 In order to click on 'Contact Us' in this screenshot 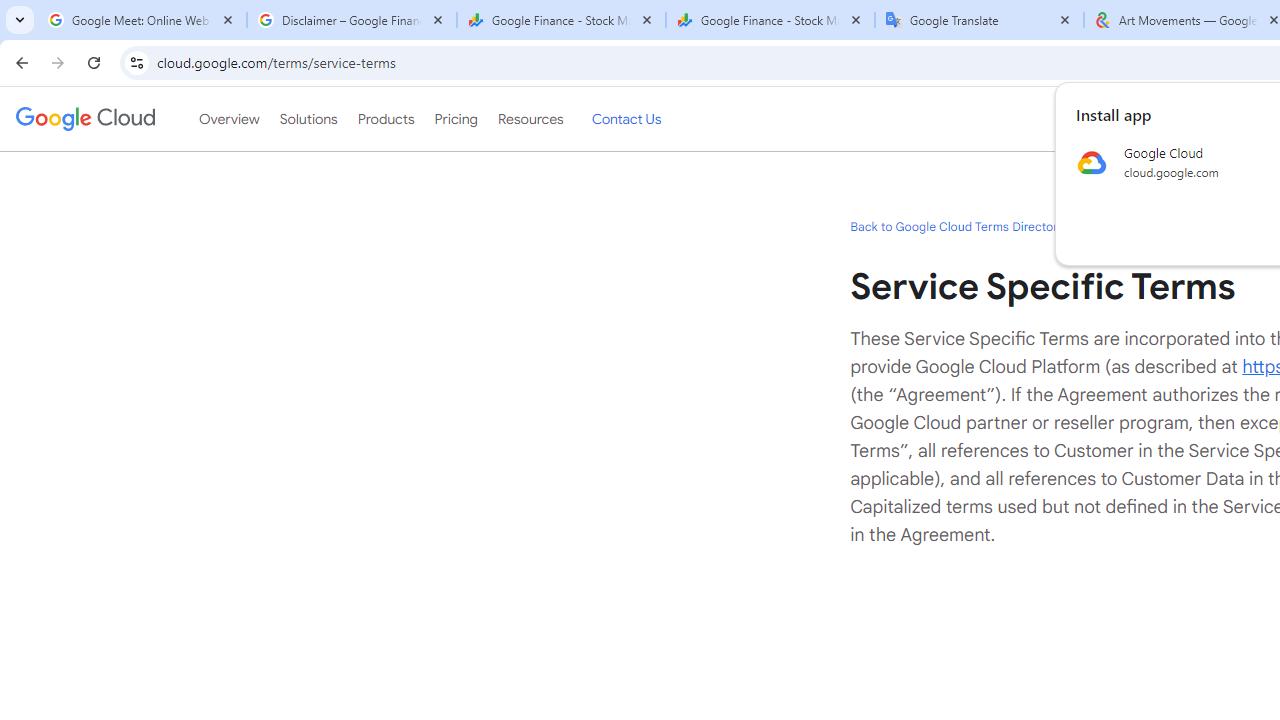, I will do `click(625, 119)`.